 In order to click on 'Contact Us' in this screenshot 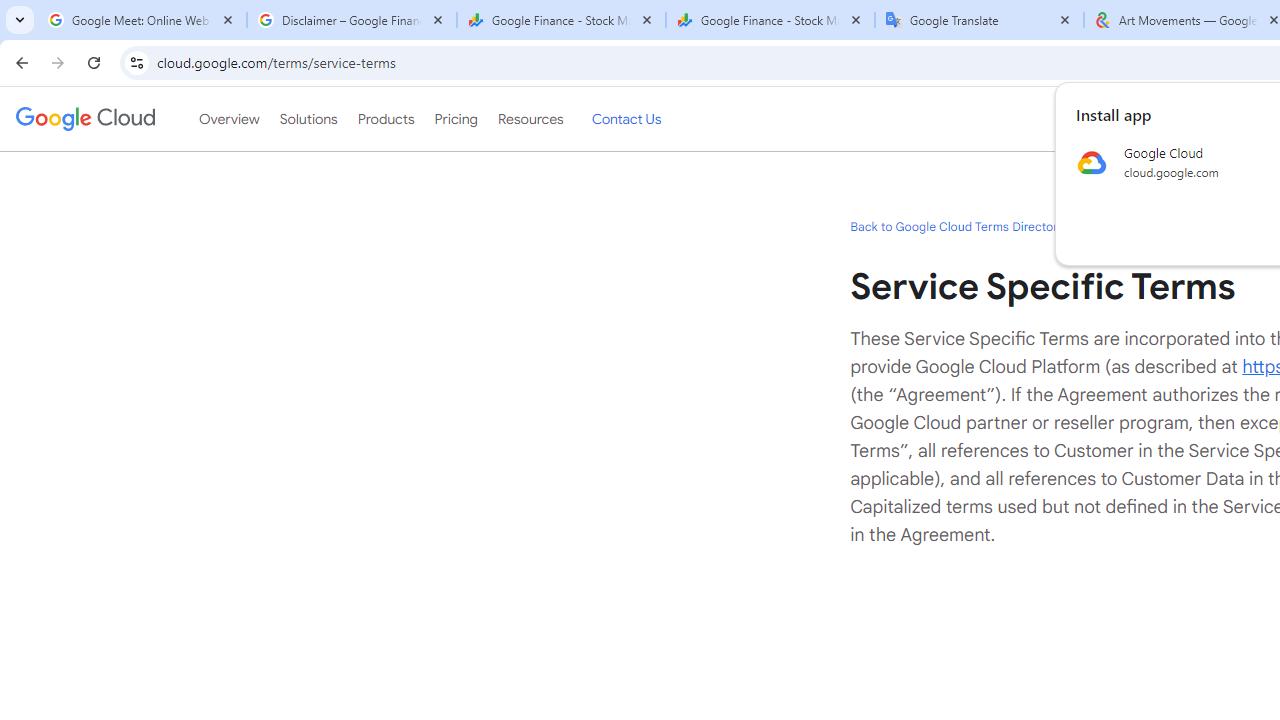, I will do `click(625, 119)`.